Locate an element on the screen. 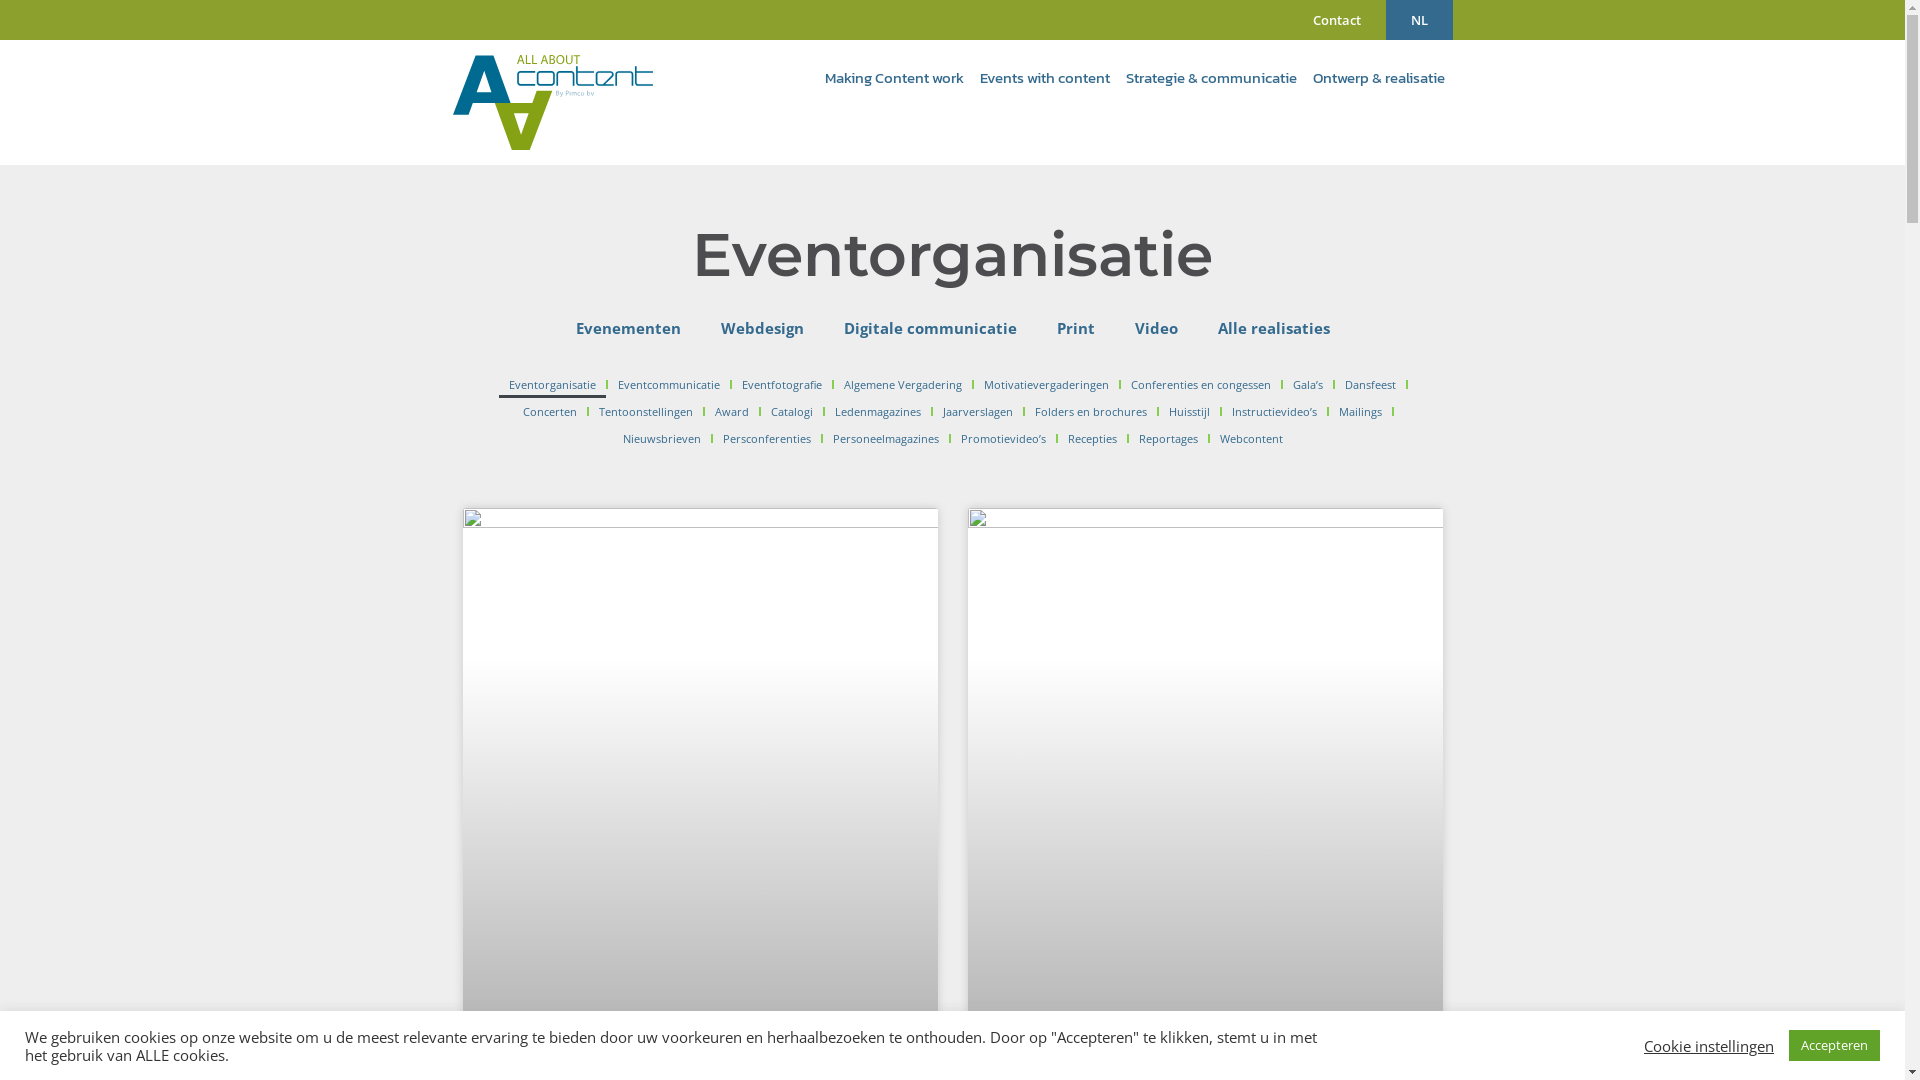 Image resolution: width=1920 pixels, height=1080 pixels. 'NL' is located at coordinates (1385, 19).